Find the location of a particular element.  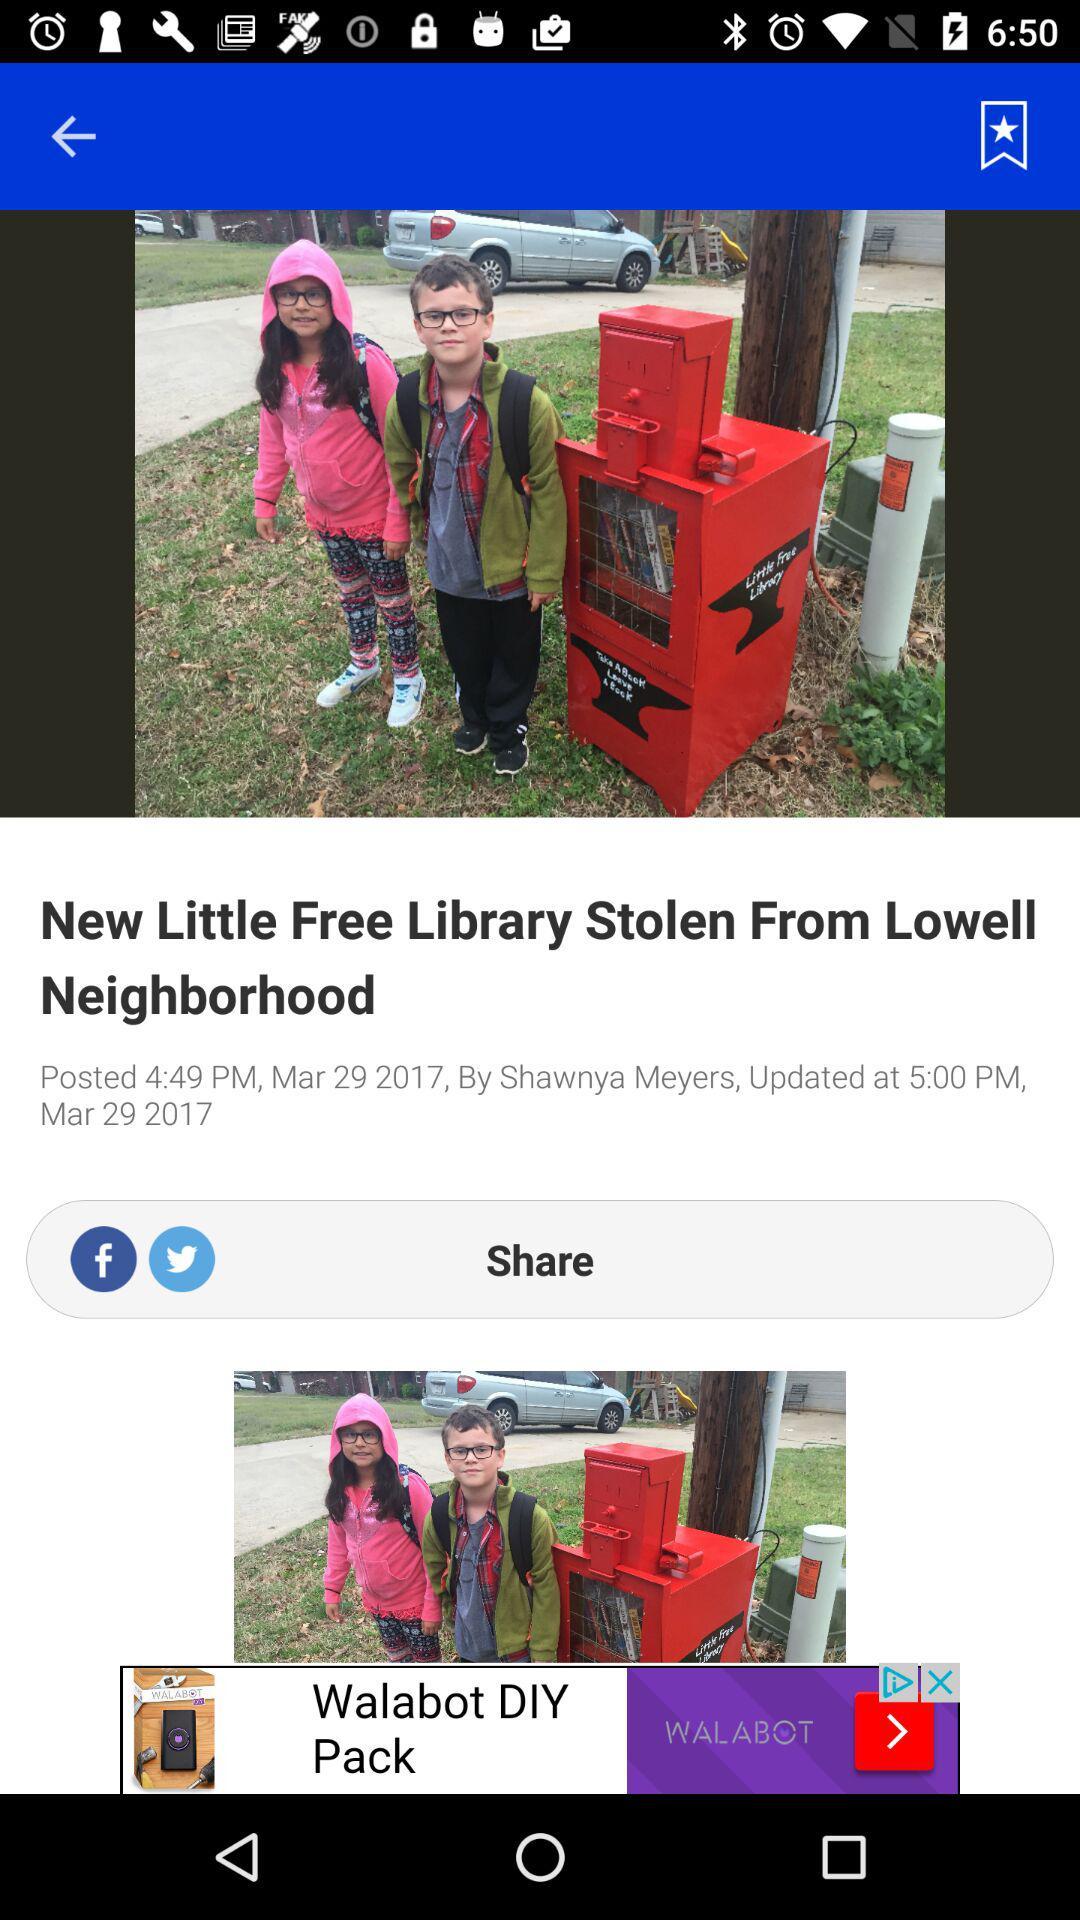

the bookmark icon is located at coordinates (1004, 135).